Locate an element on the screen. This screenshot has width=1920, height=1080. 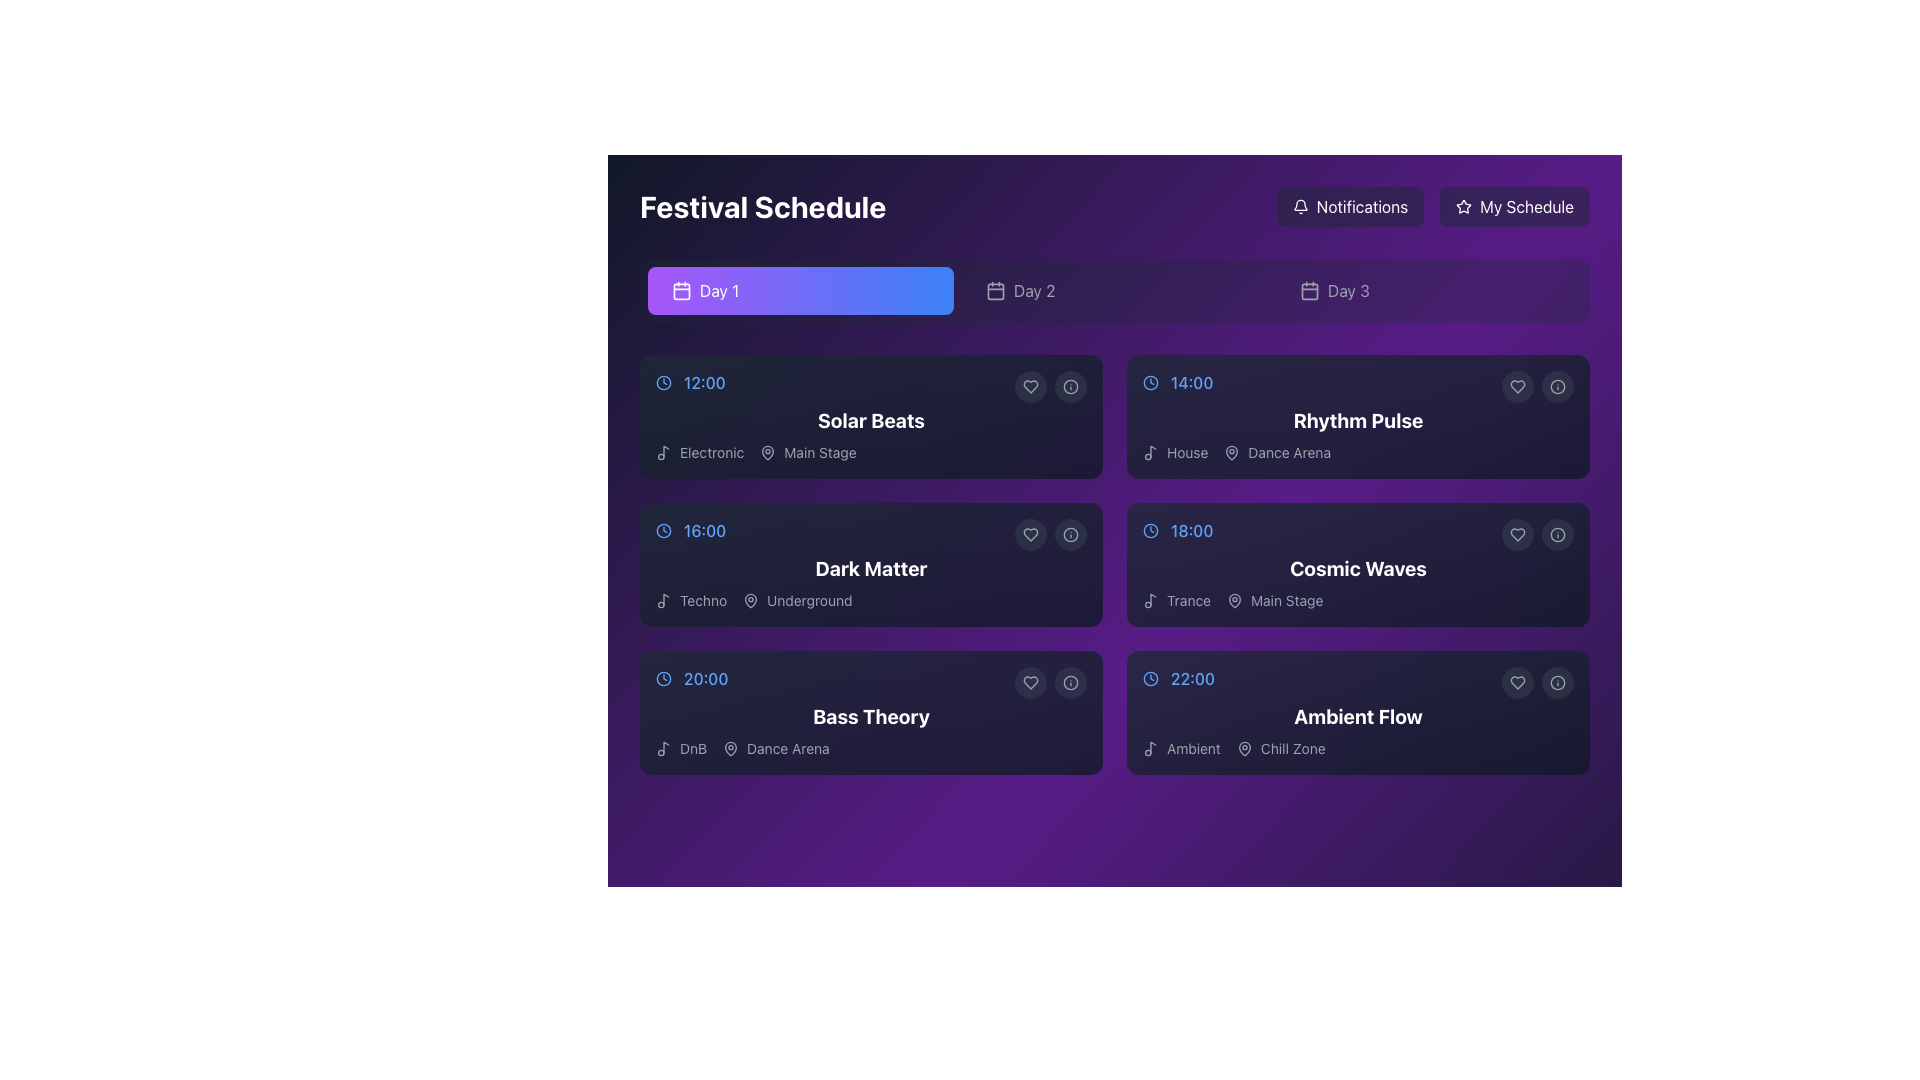
the notifications button located is located at coordinates (1361, 207).